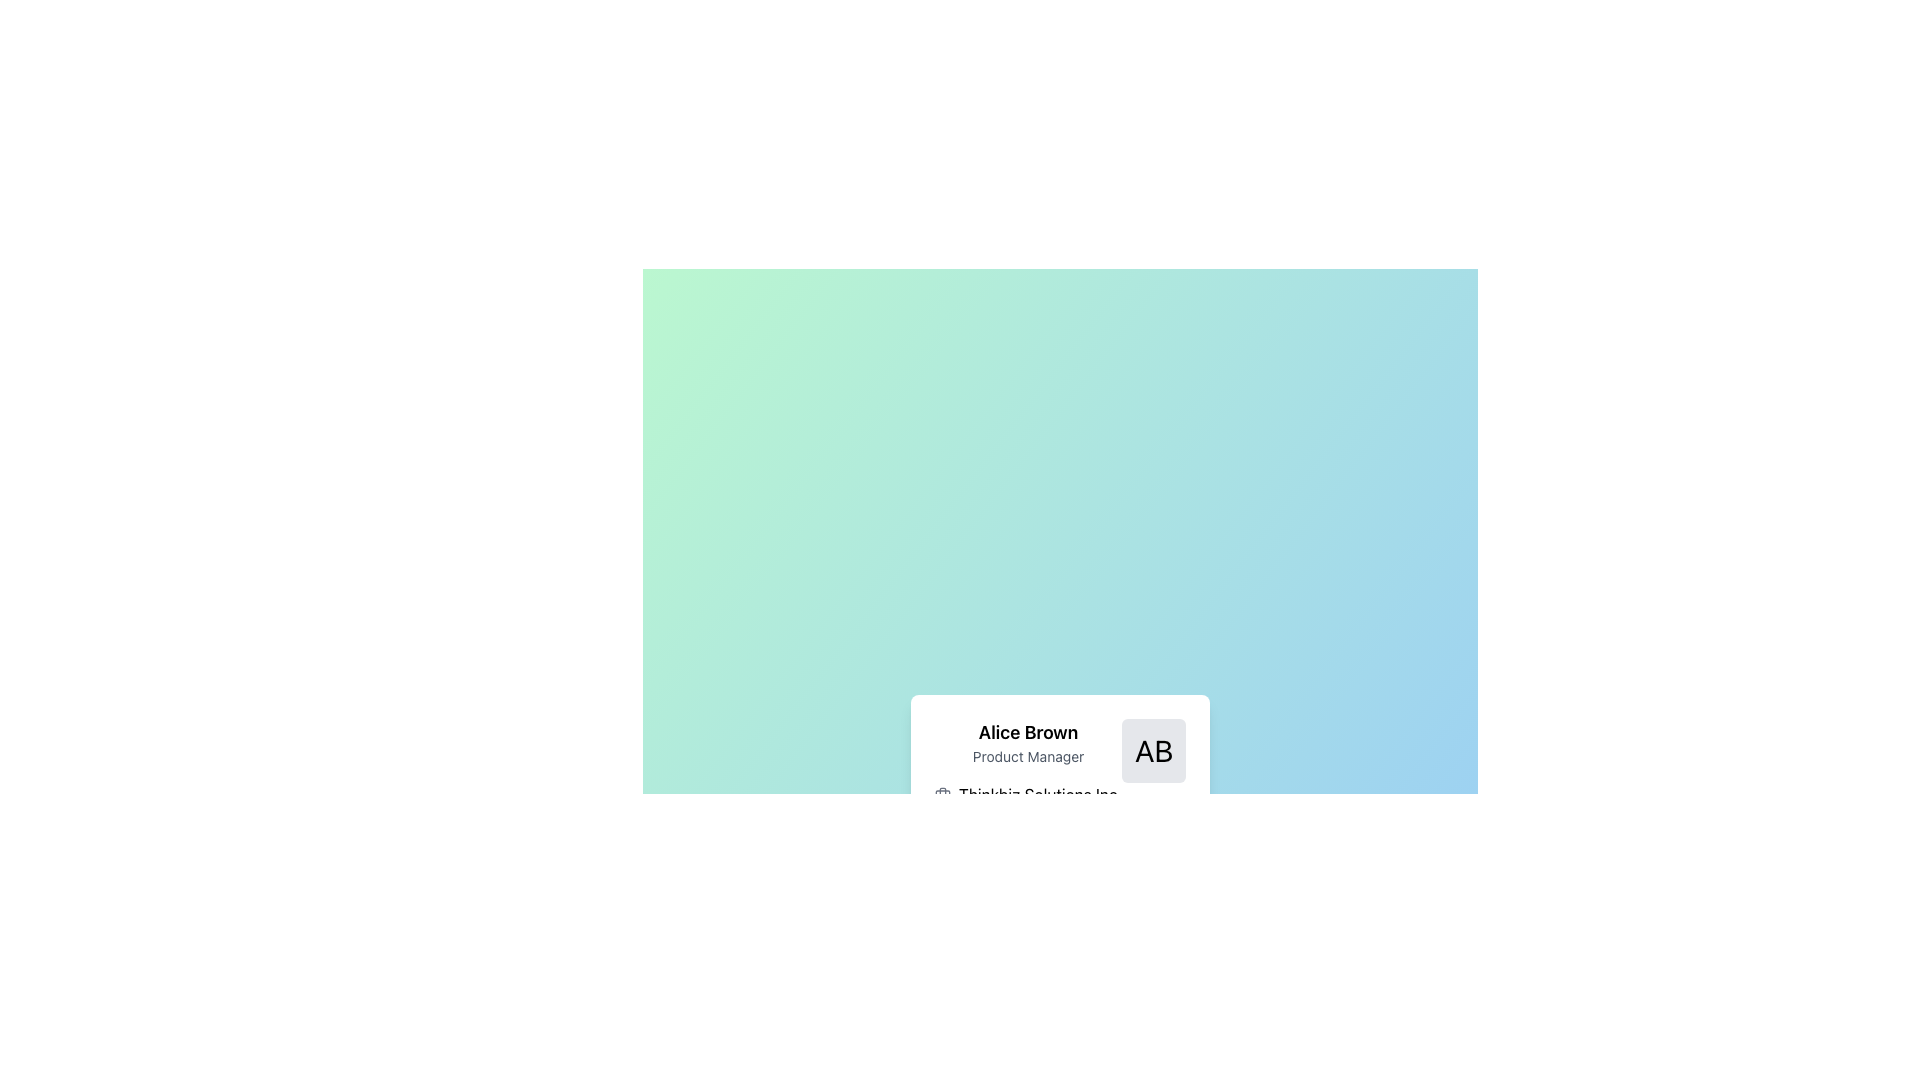 Image resolution: width=1920 pixels, height=1080 pixels. I want to click on the small gray briefcase icon located to the left of the text 'Thinkbiz Solutions Inc.', so click(941, 793).